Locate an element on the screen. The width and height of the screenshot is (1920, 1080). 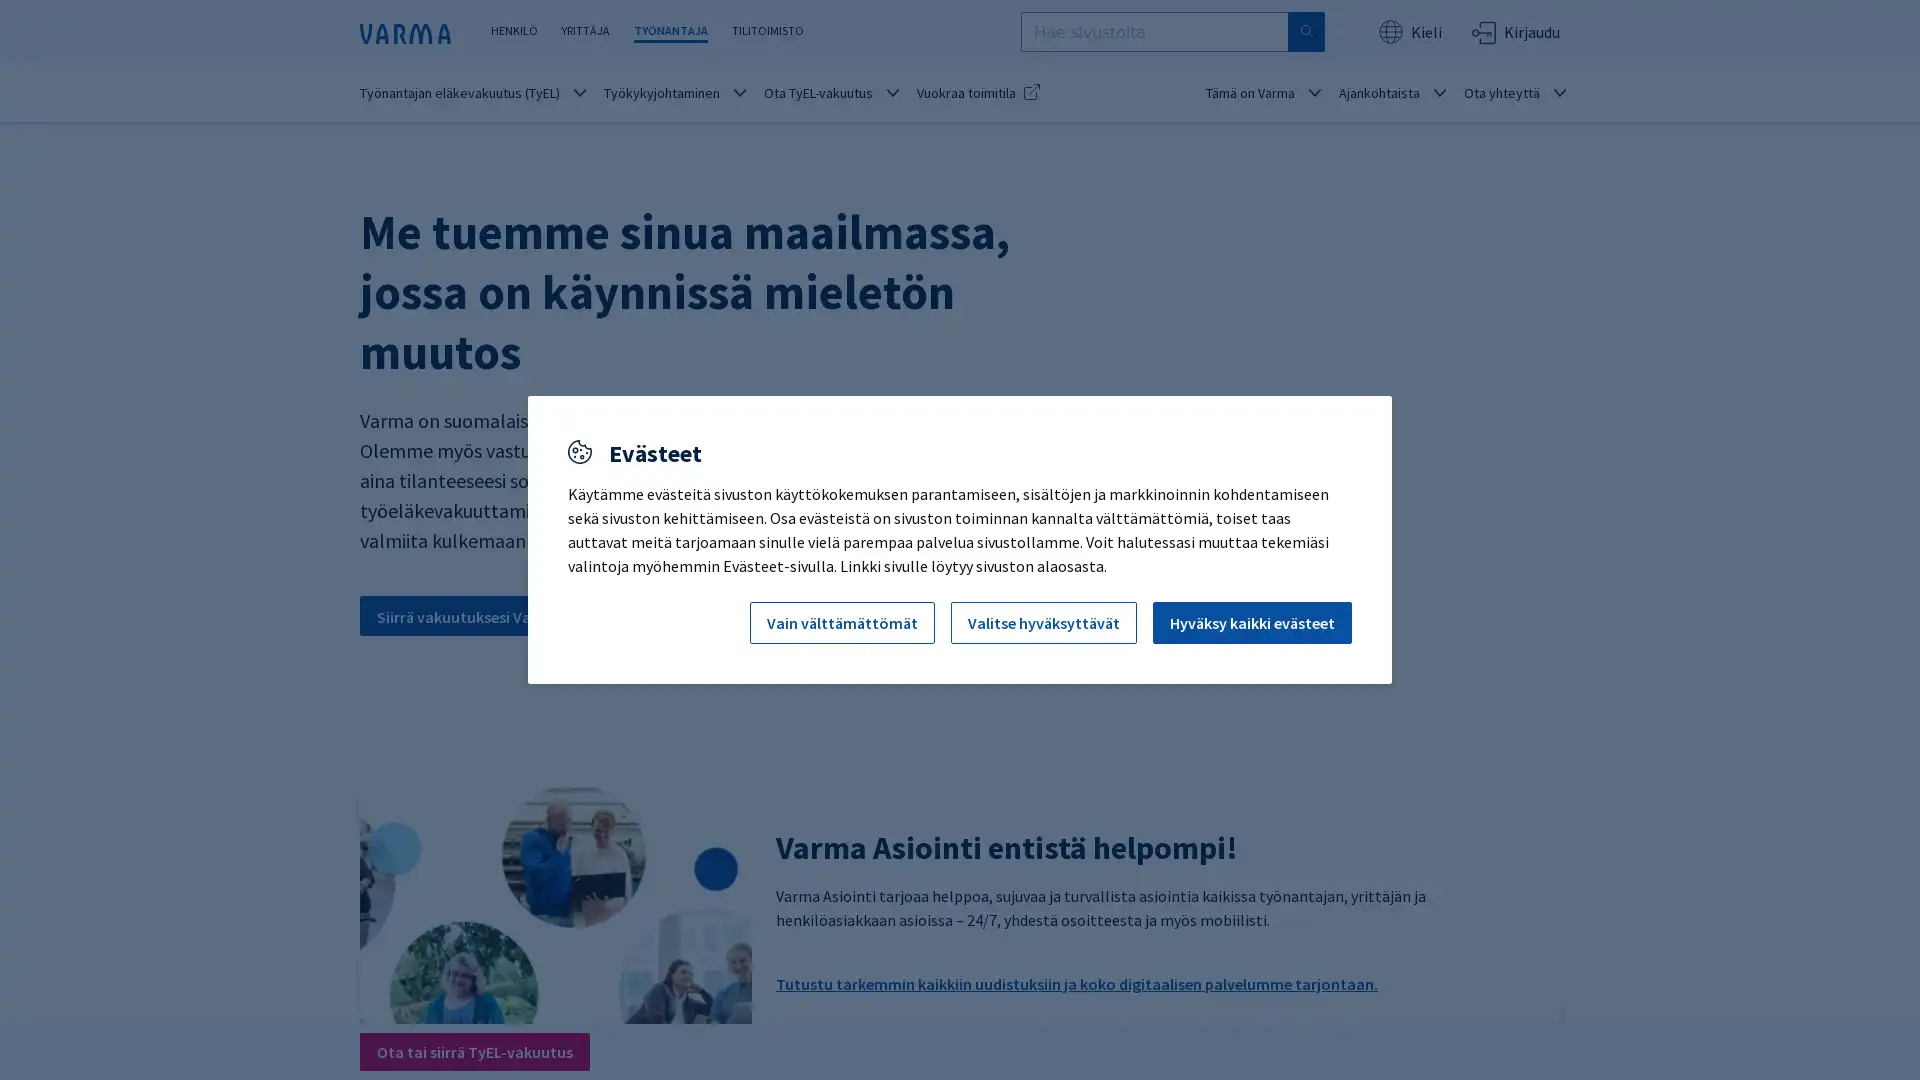
Vain valttamattomat is located at coordinates (842, 622).